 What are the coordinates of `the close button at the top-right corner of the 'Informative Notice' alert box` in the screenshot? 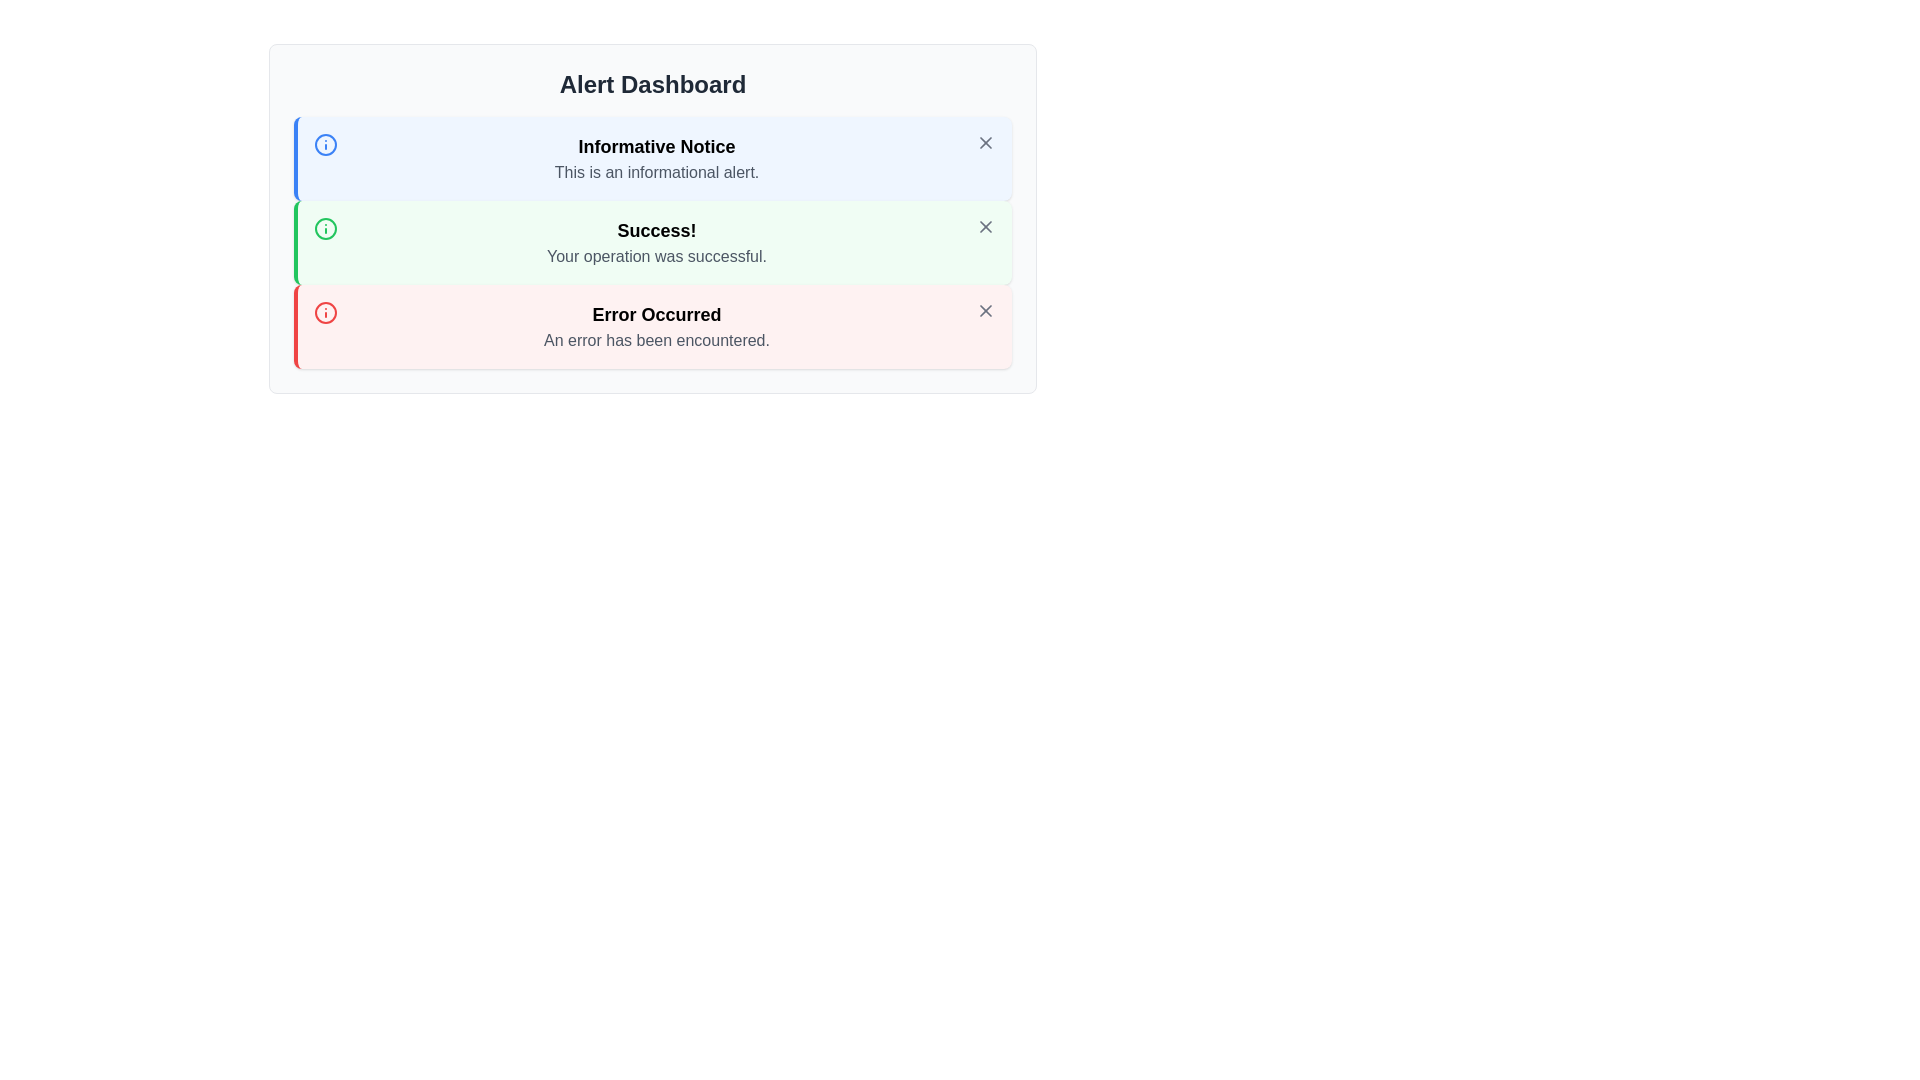 It's located at (985, 141).